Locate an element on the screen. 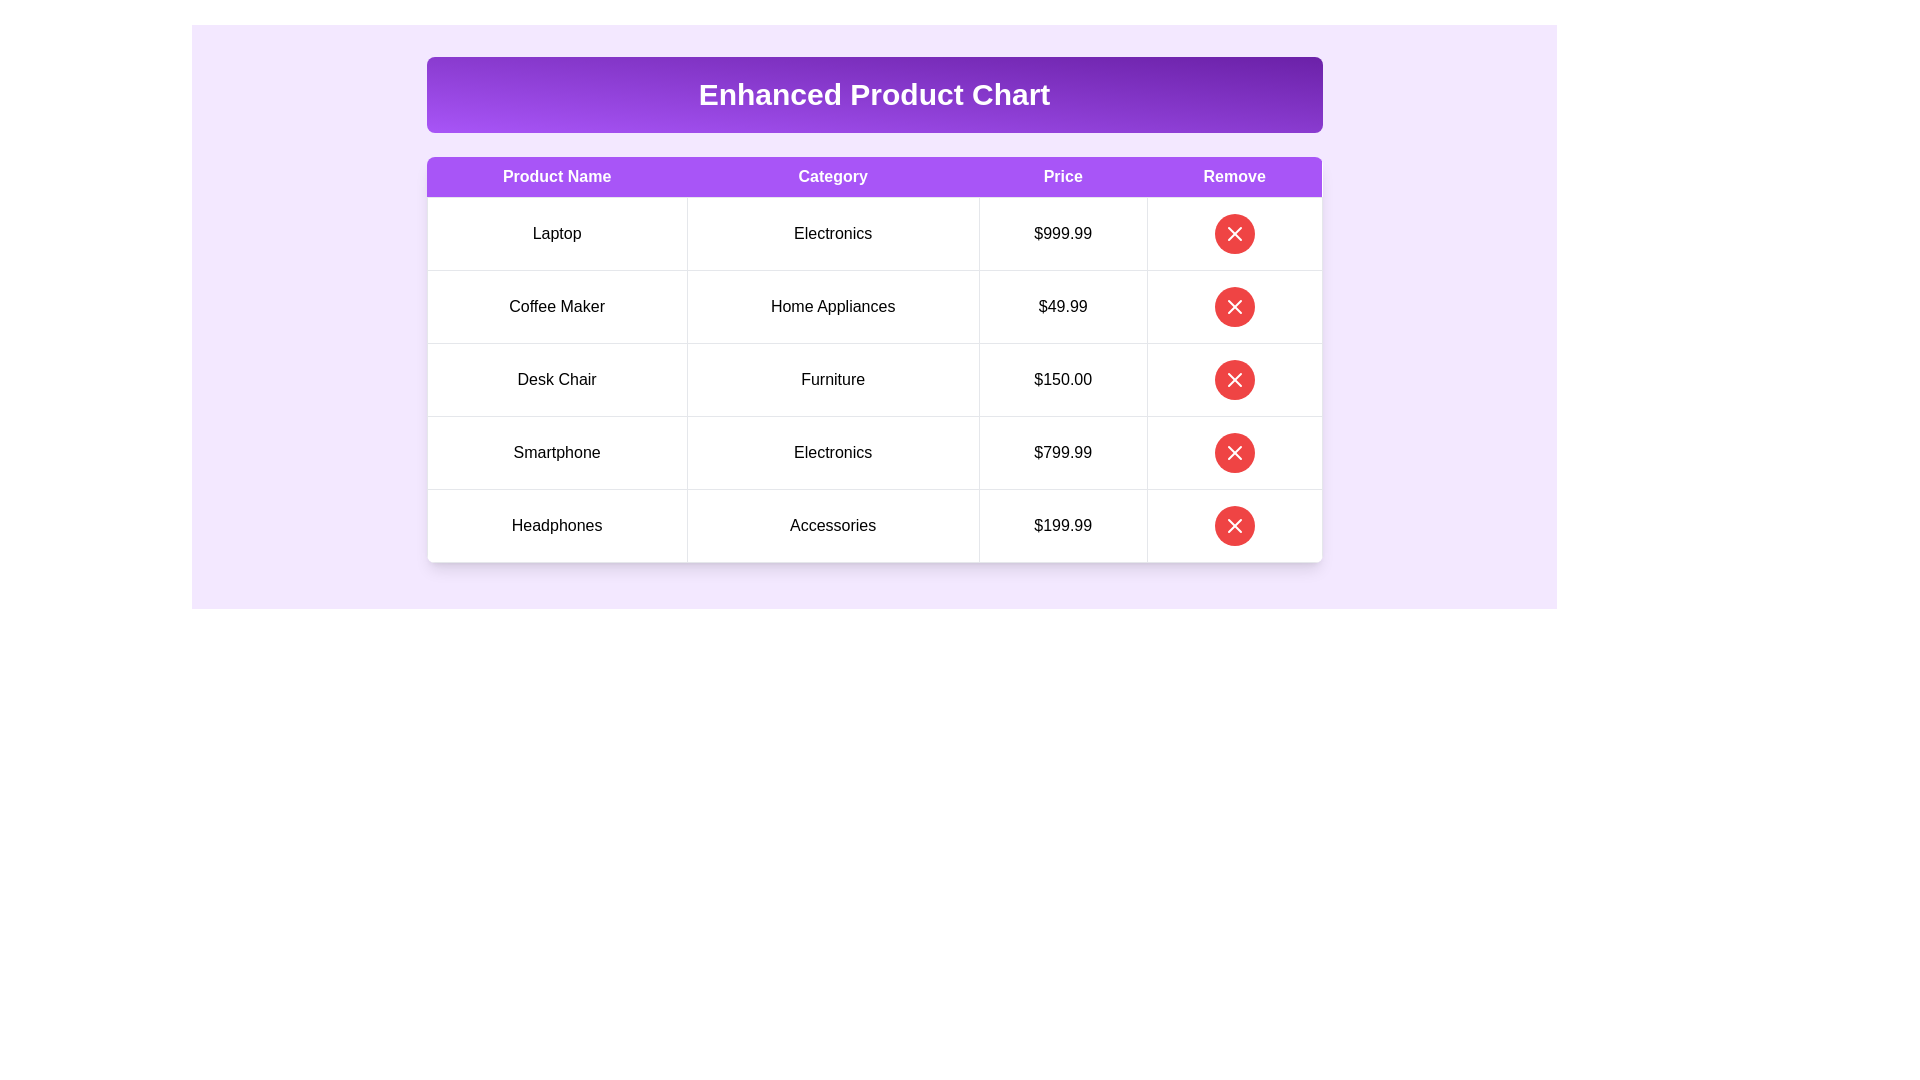  the diagonal cross icon within the red circular 'Remove' button for the fourth row of the table corresponding to the 'Smartphone' item is located at coordinates (1233, 452).